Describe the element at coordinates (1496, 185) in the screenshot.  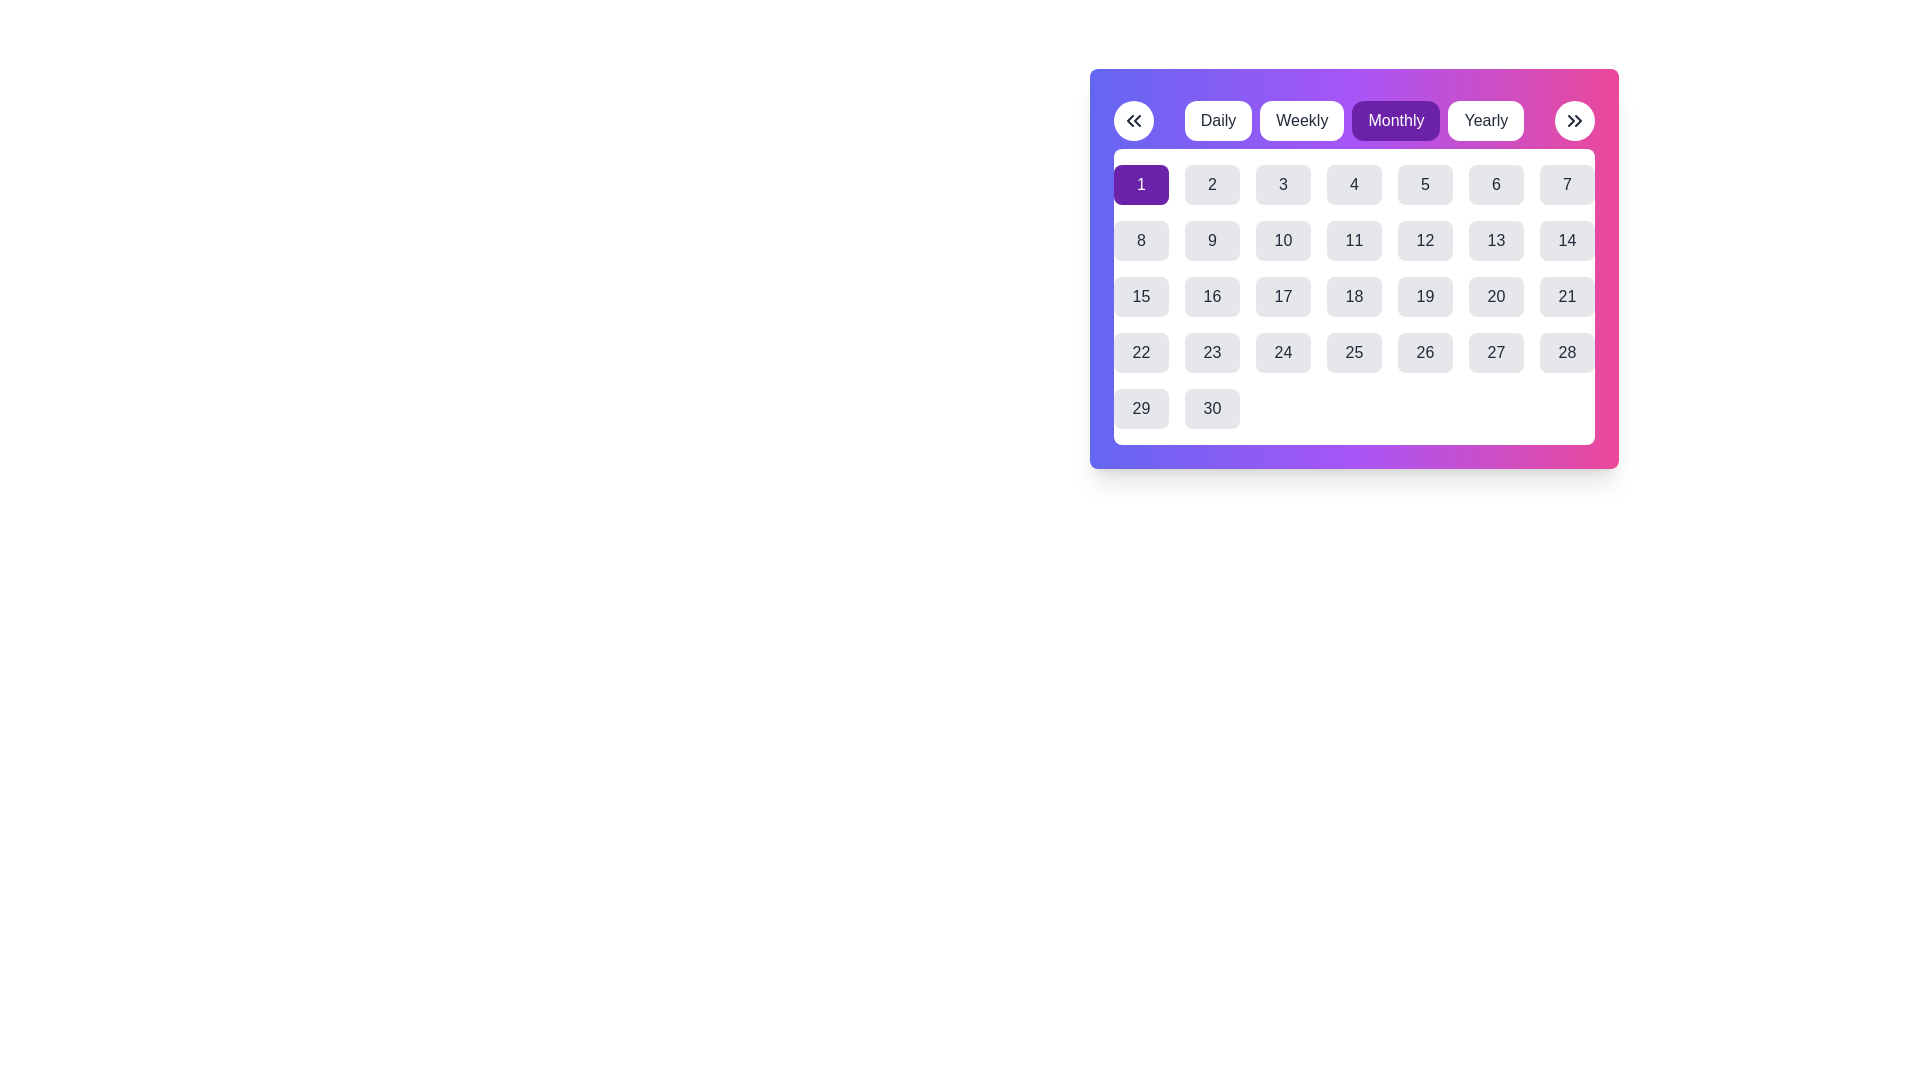
I see `the button in the first row and sixth column of the calendar interface` at that location.